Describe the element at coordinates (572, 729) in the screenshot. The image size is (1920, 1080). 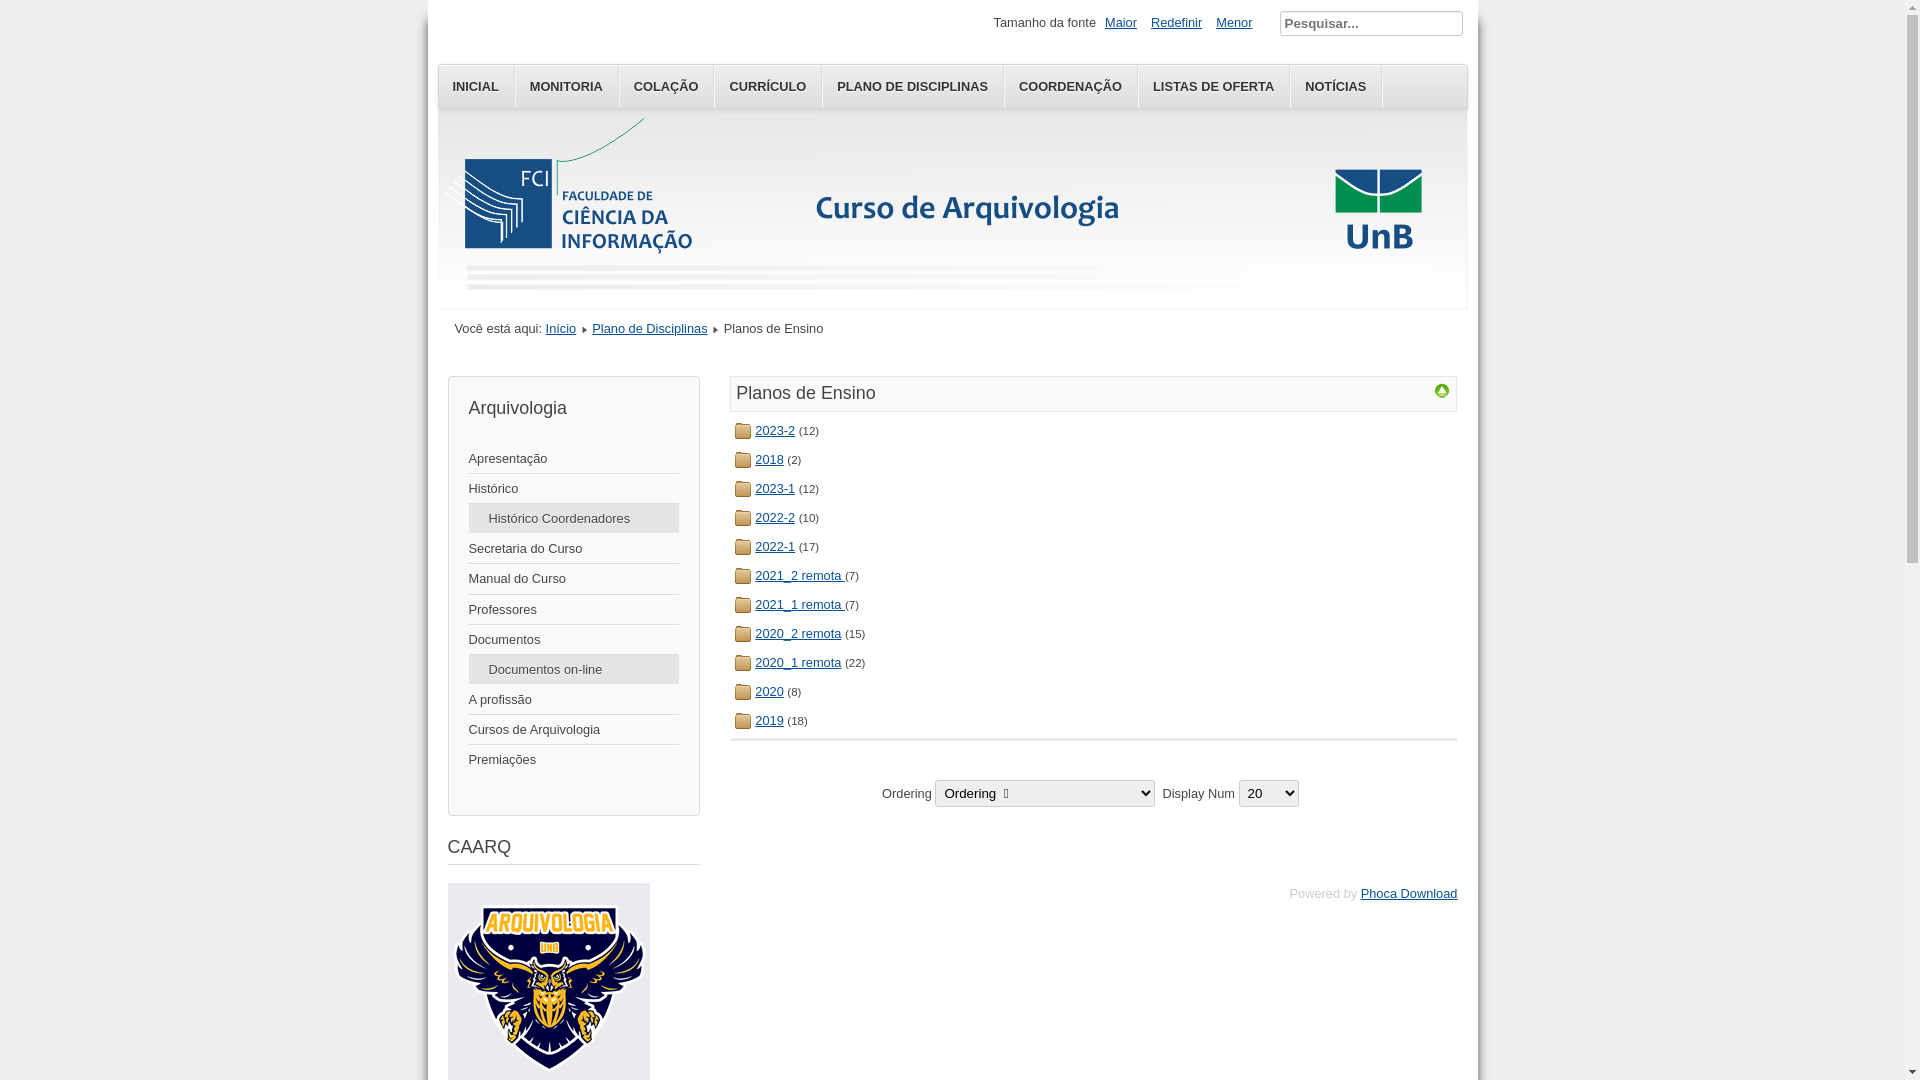
I see `'Cursos de Arquivologia'` at that location.